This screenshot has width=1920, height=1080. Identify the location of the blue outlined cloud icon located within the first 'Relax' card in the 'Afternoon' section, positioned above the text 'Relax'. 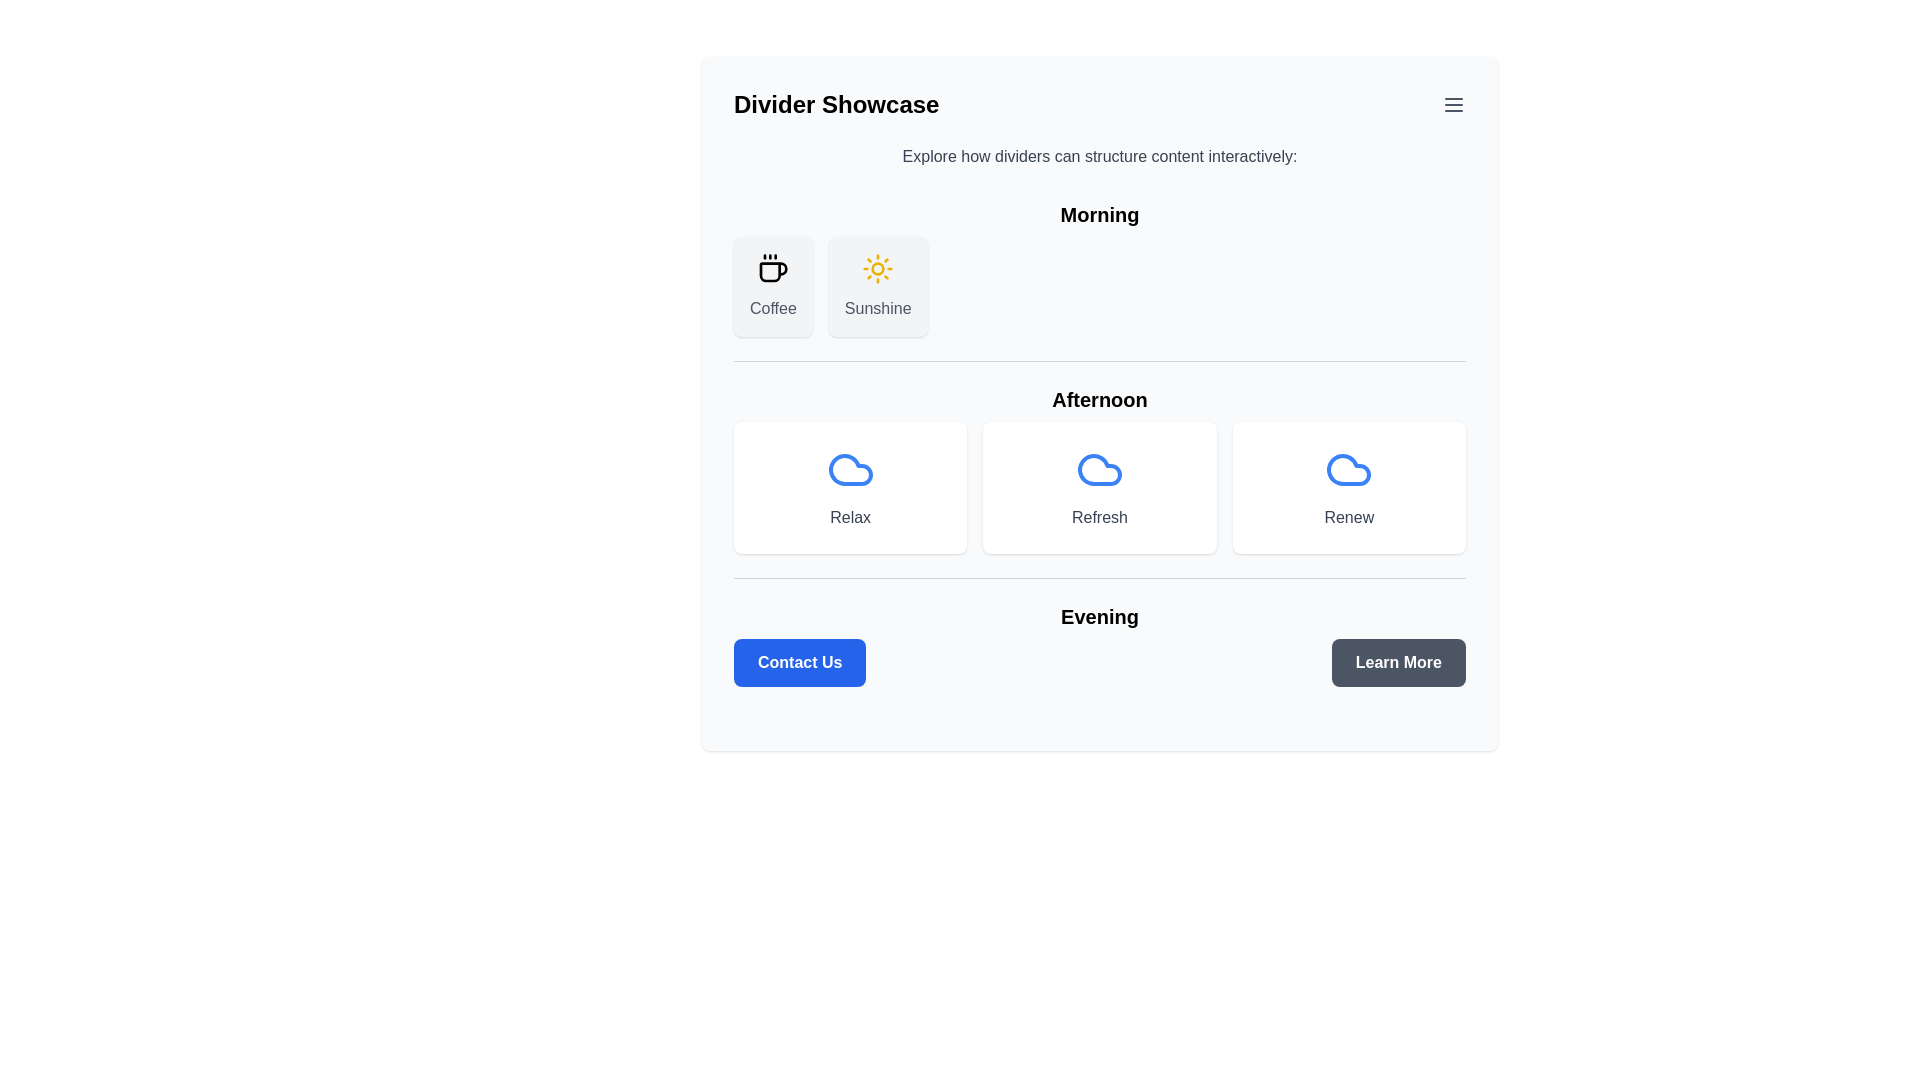
(850, 470).